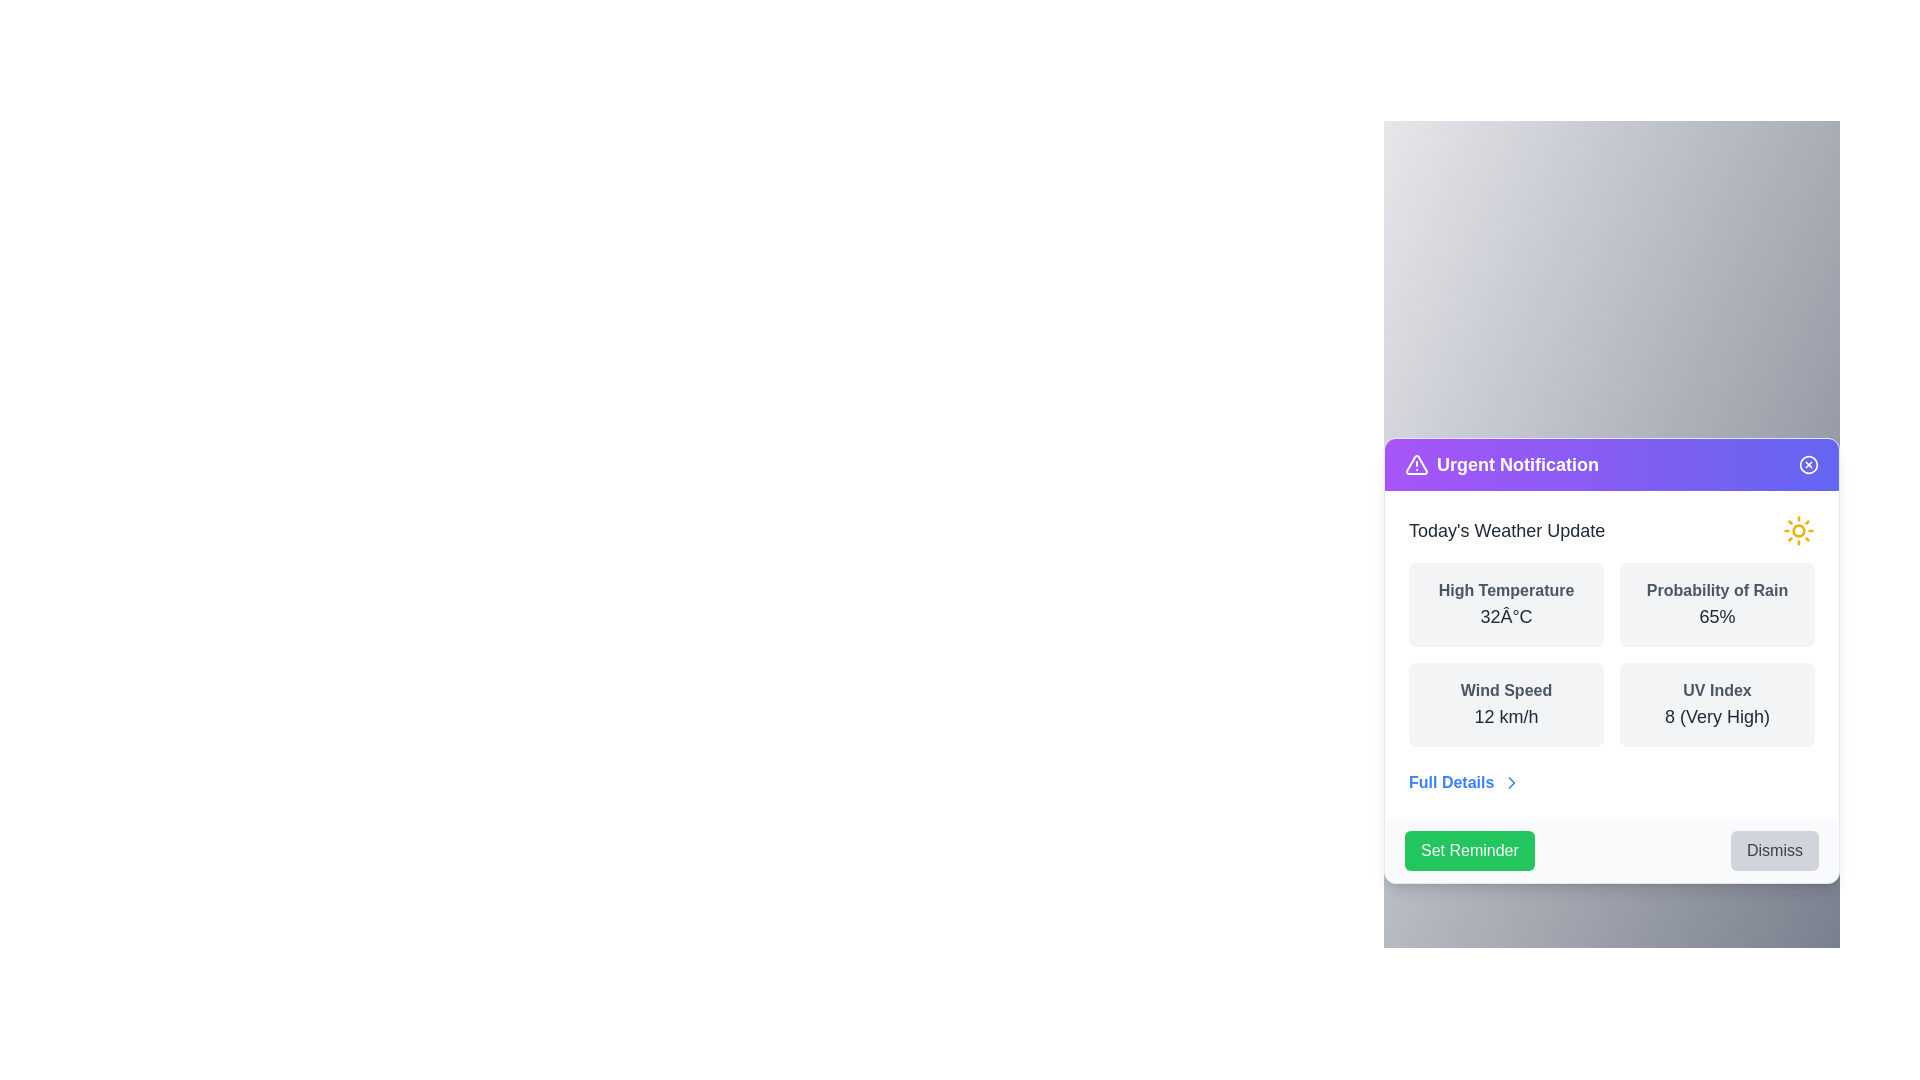  I want to click on the static text label displaying 'UV Index' in bold gray styling, located above '8 (Very High)' within the bottom-right weather information panel, so click(1716, 689).